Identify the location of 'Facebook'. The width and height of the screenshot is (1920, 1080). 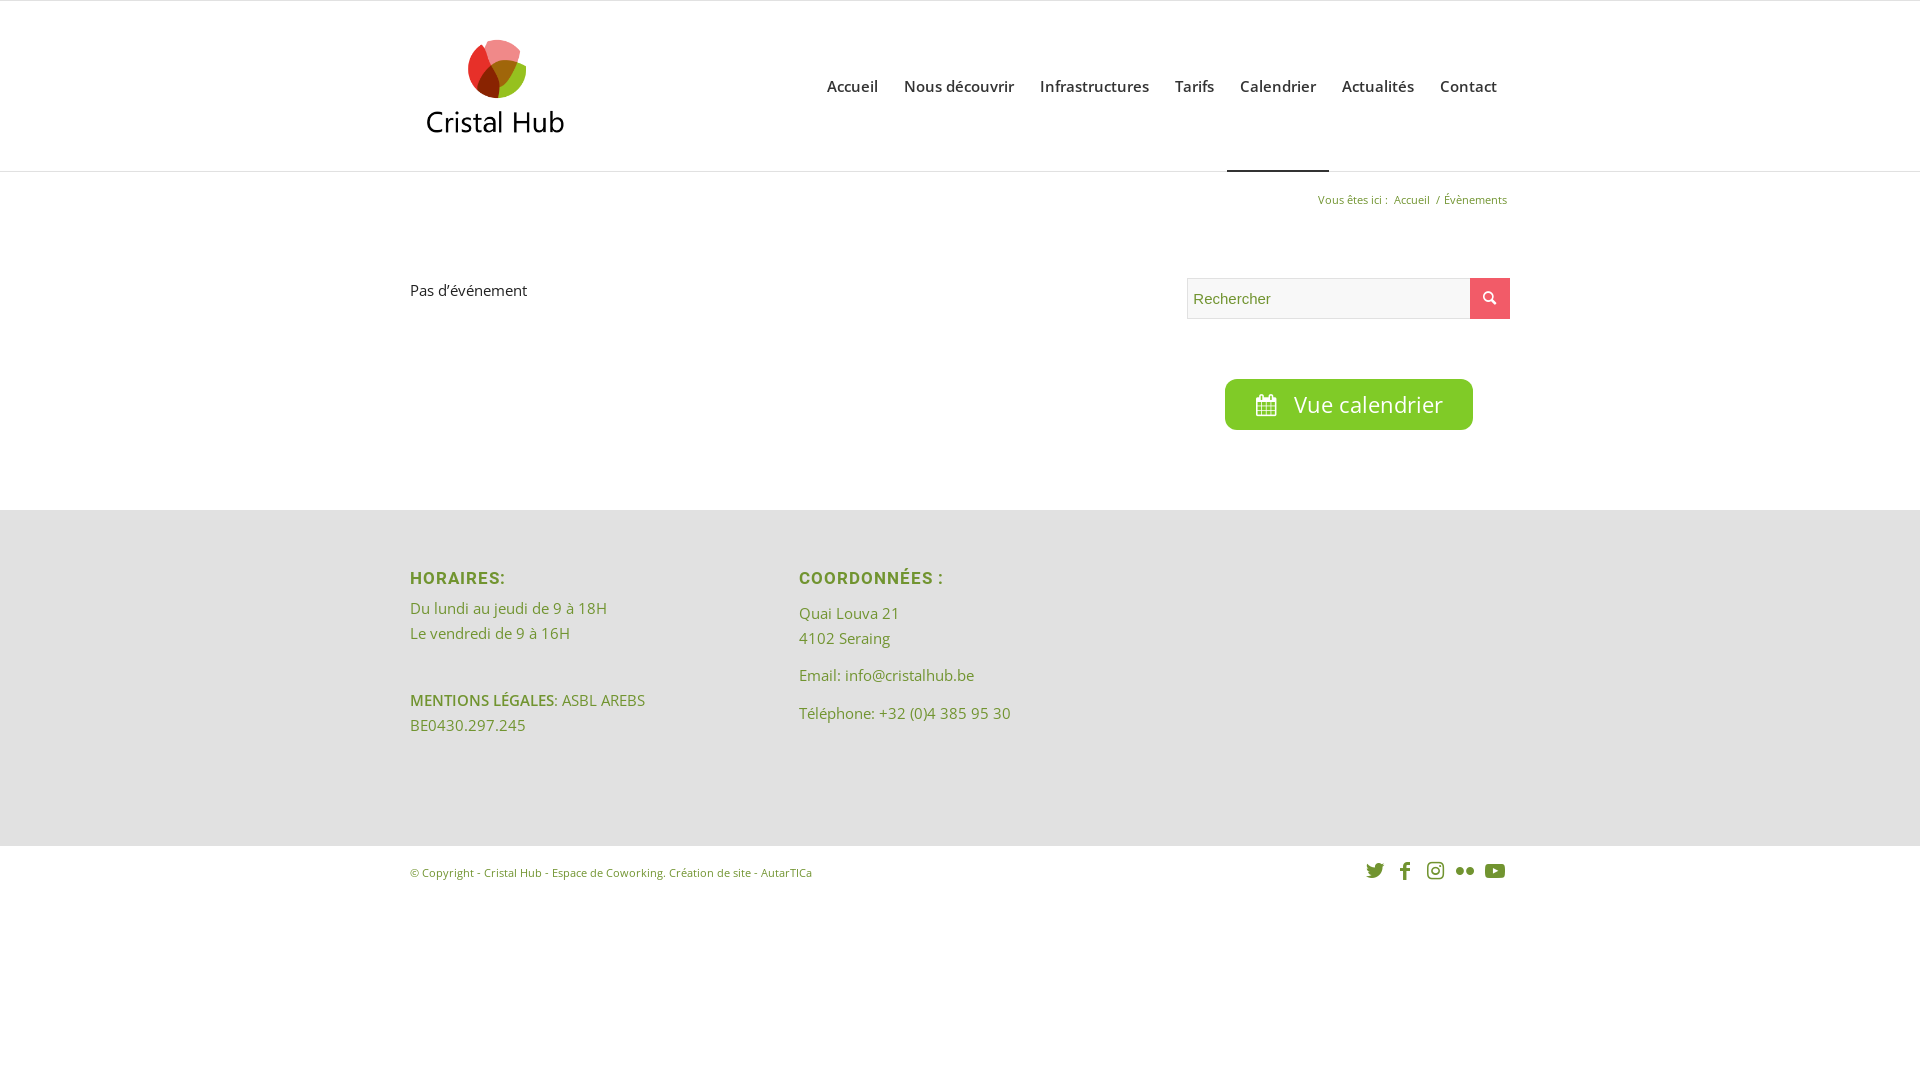
(1404, 870).